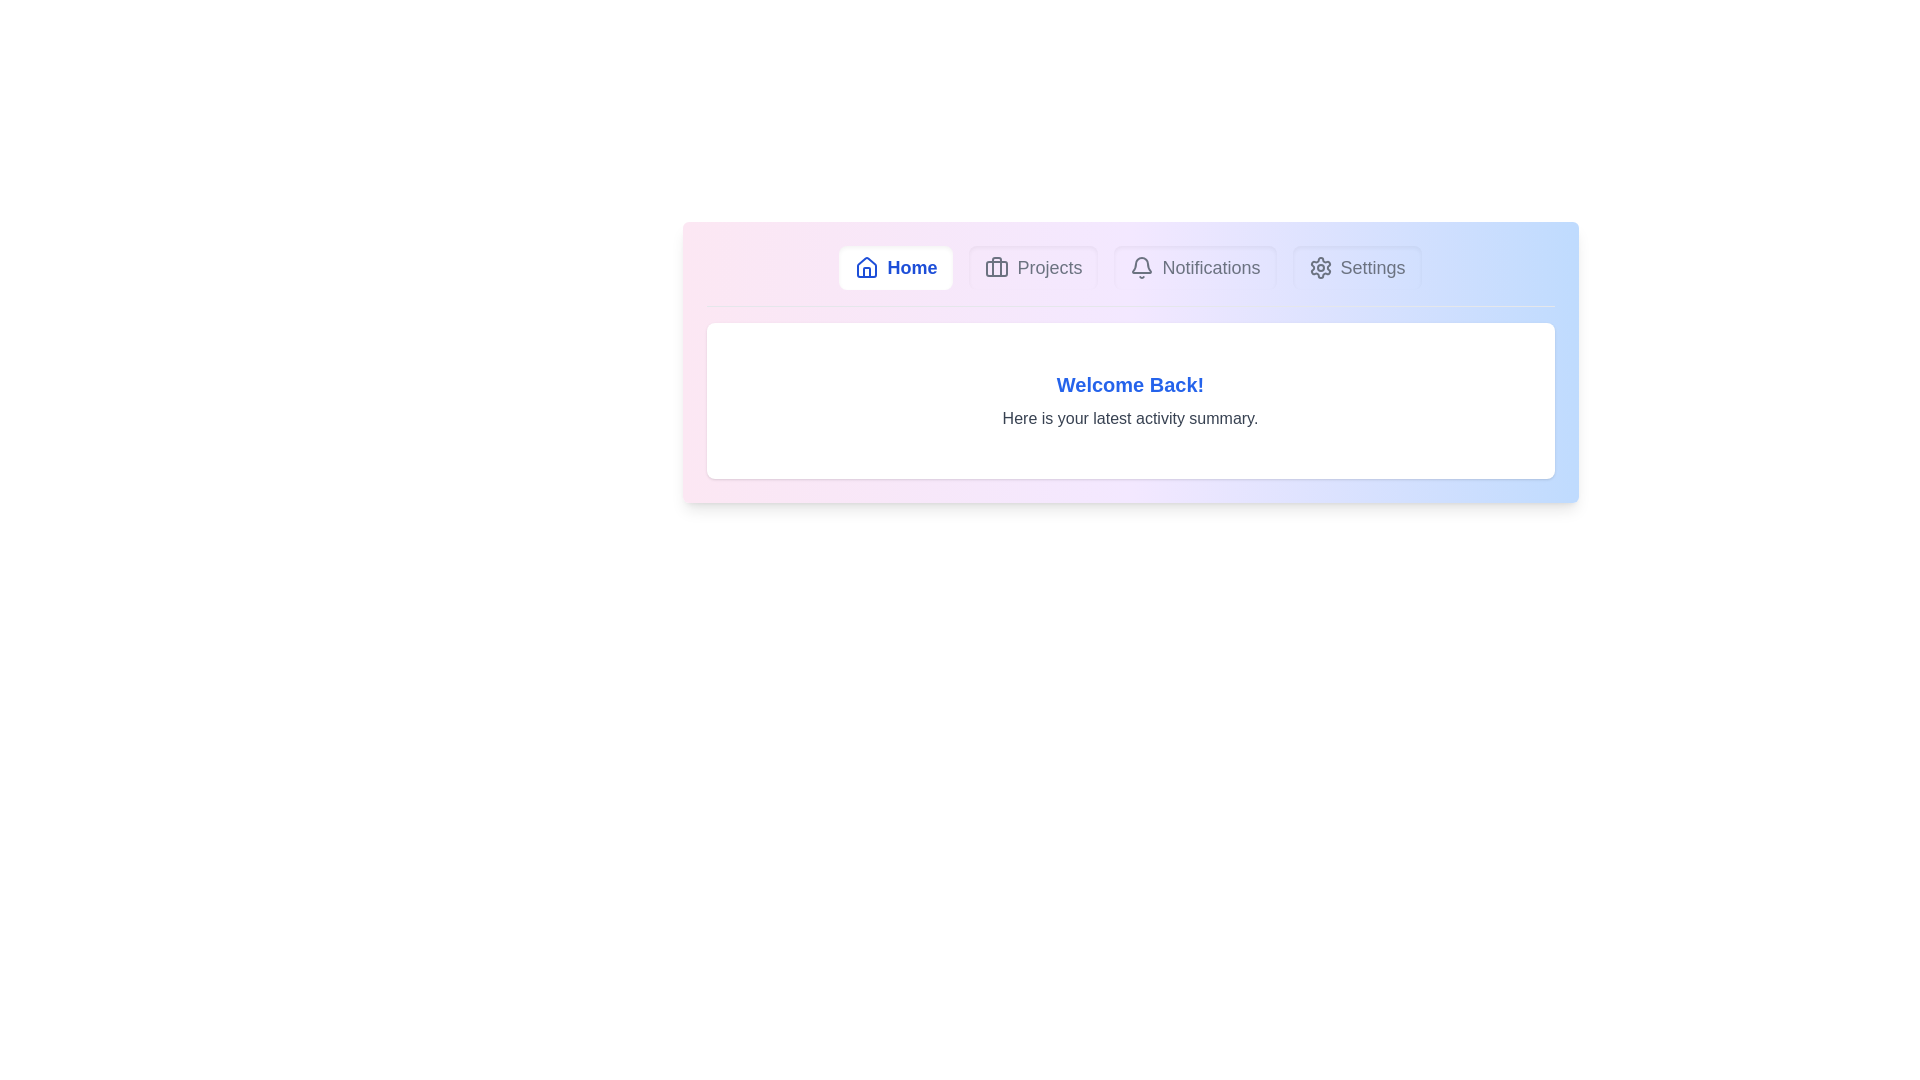 The image size is (1920, 1080). I want to click on the Notifications tab to switch to its content, so click(1195, 266).